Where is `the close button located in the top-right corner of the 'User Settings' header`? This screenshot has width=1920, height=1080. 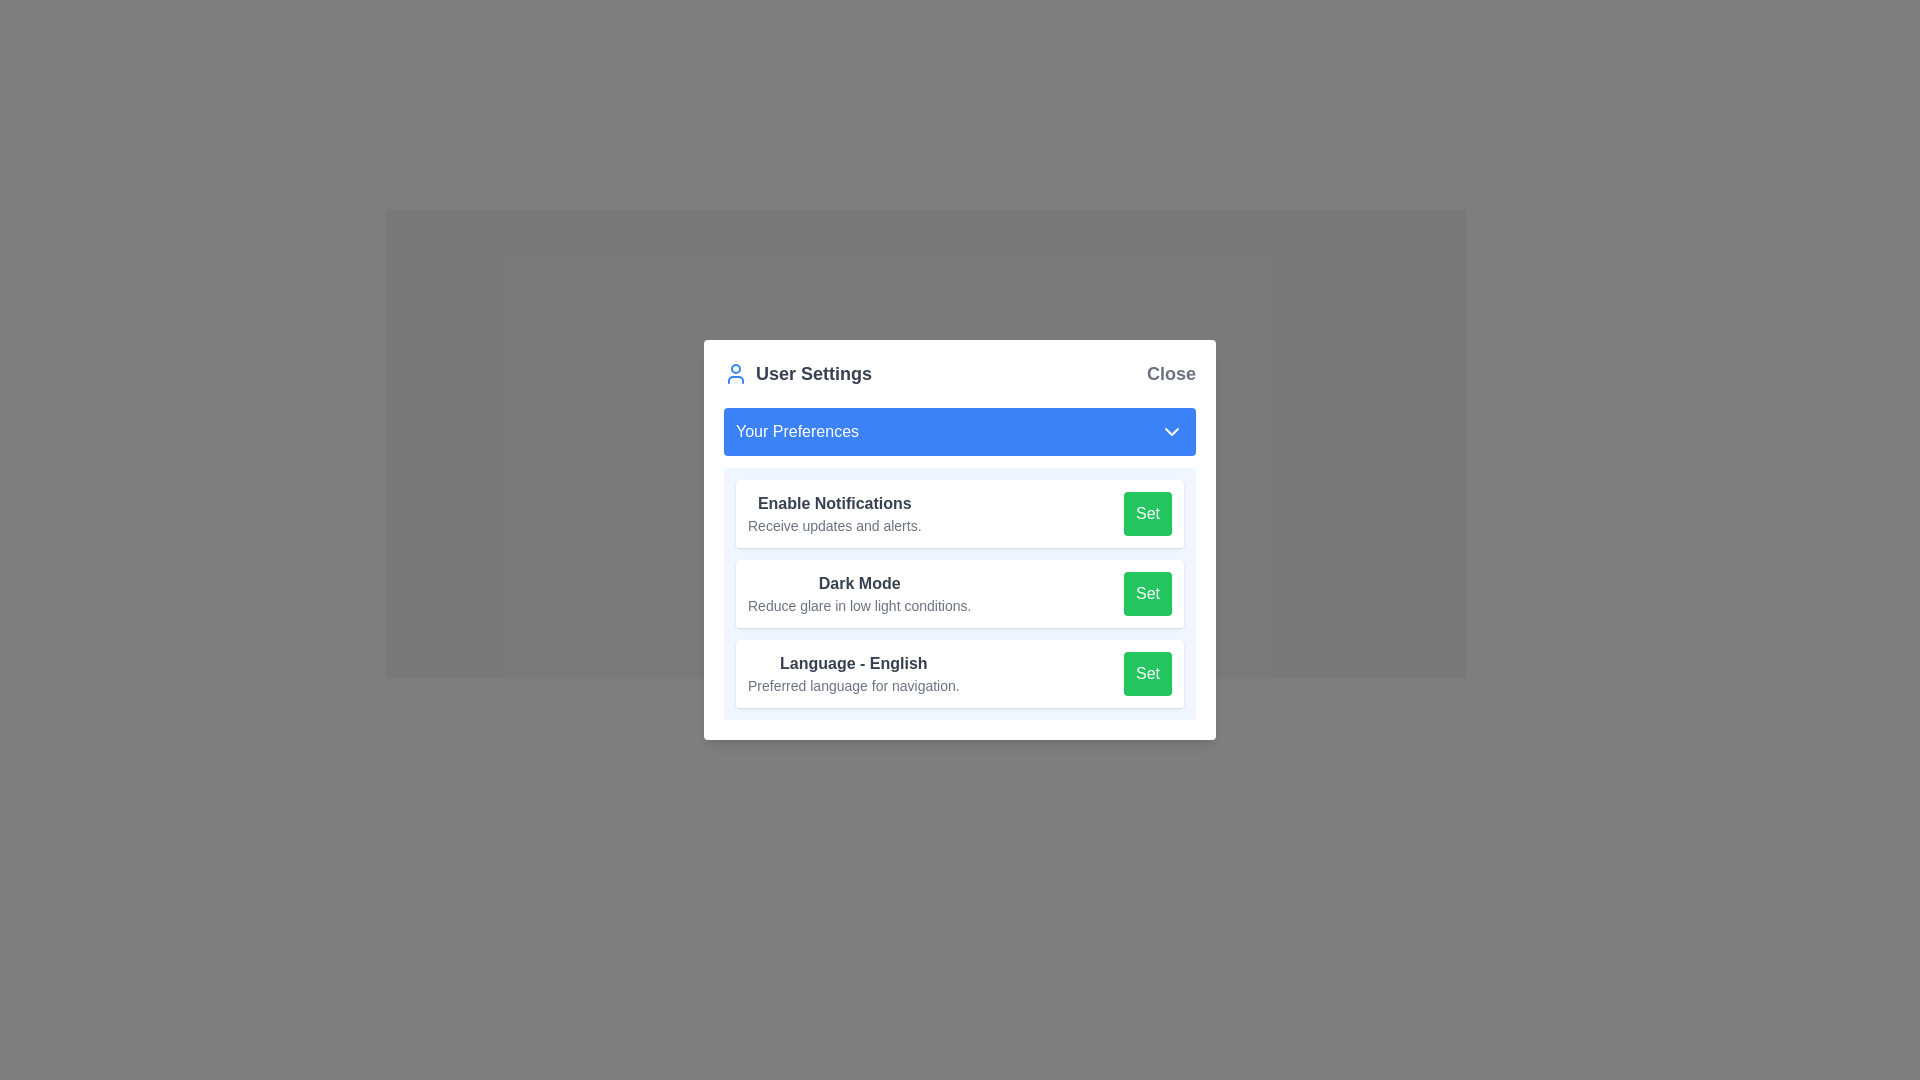
the close button located in the top-right corner of the 'User Settings' header is located at coordinates (1171, 374).